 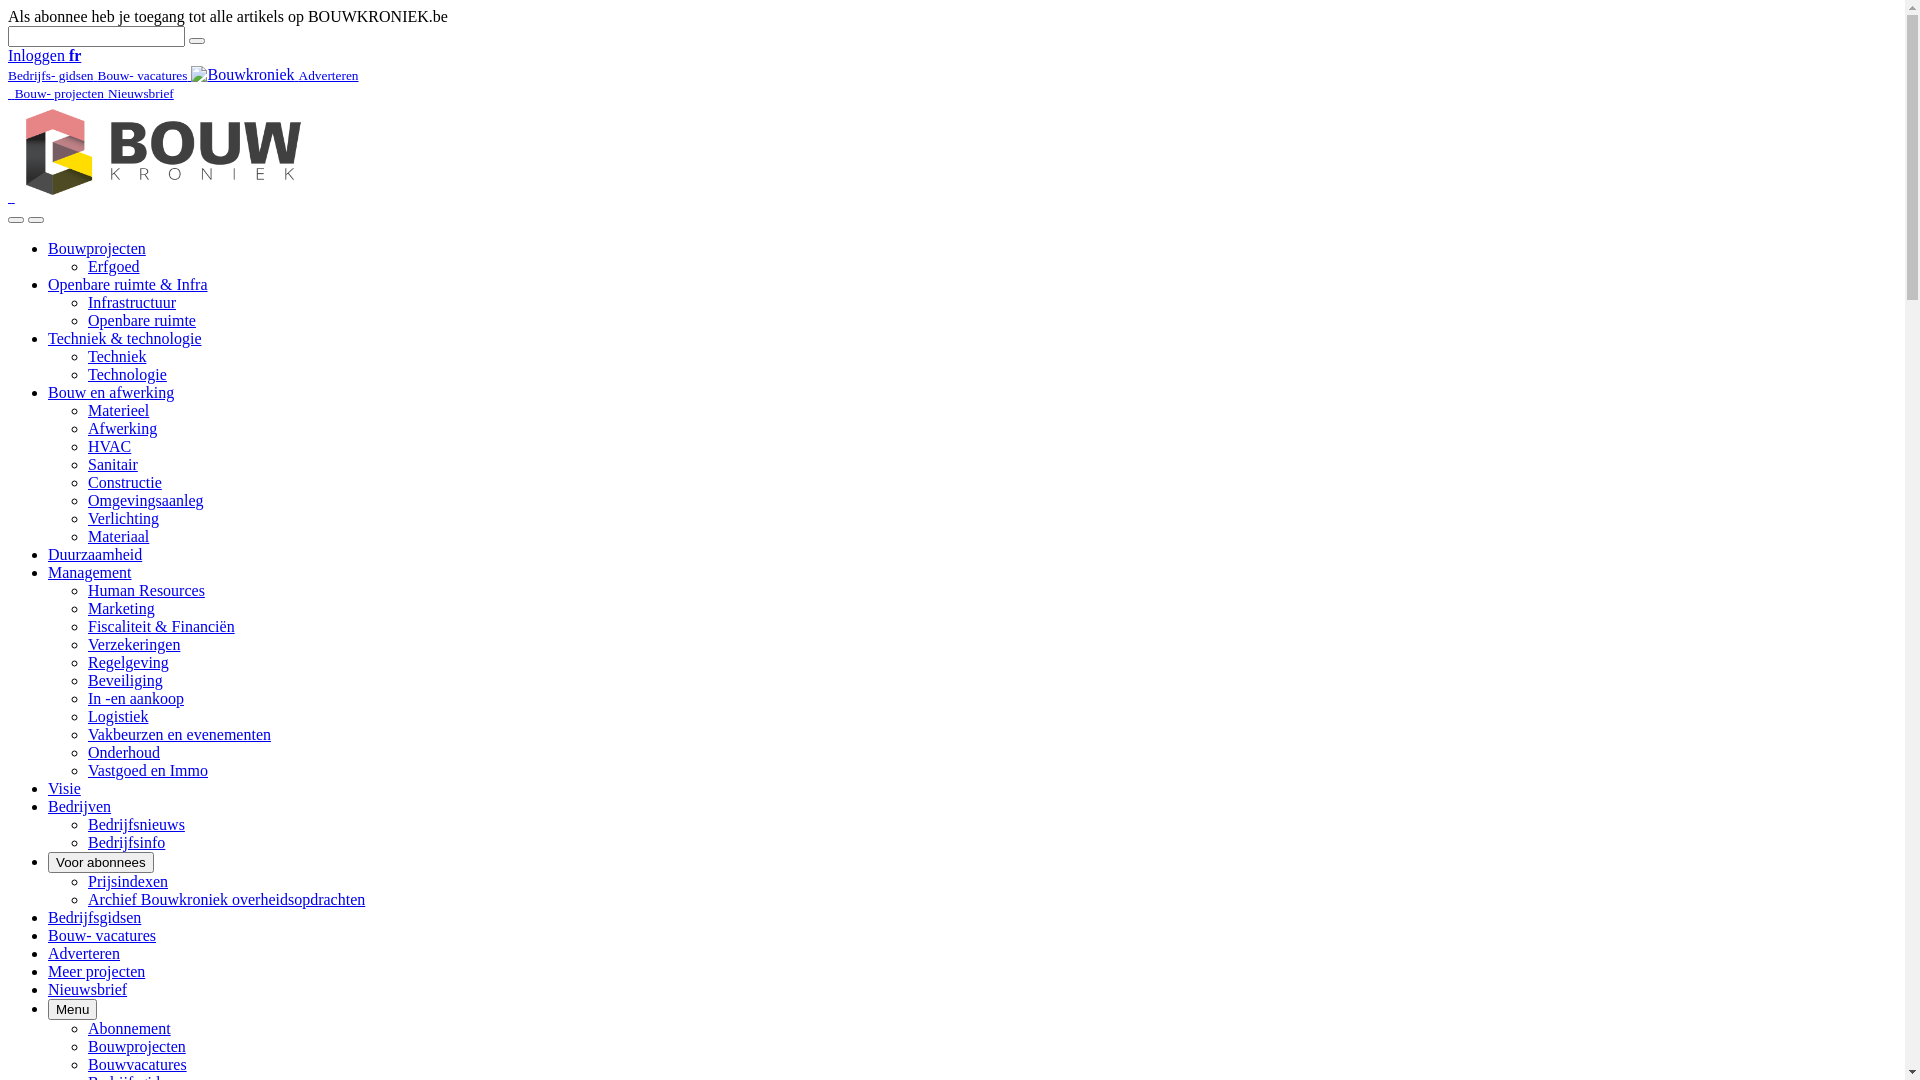 I want to click on 'Archief Bouwkroniek overheidsopdrachten', so click(x=226, y=898).